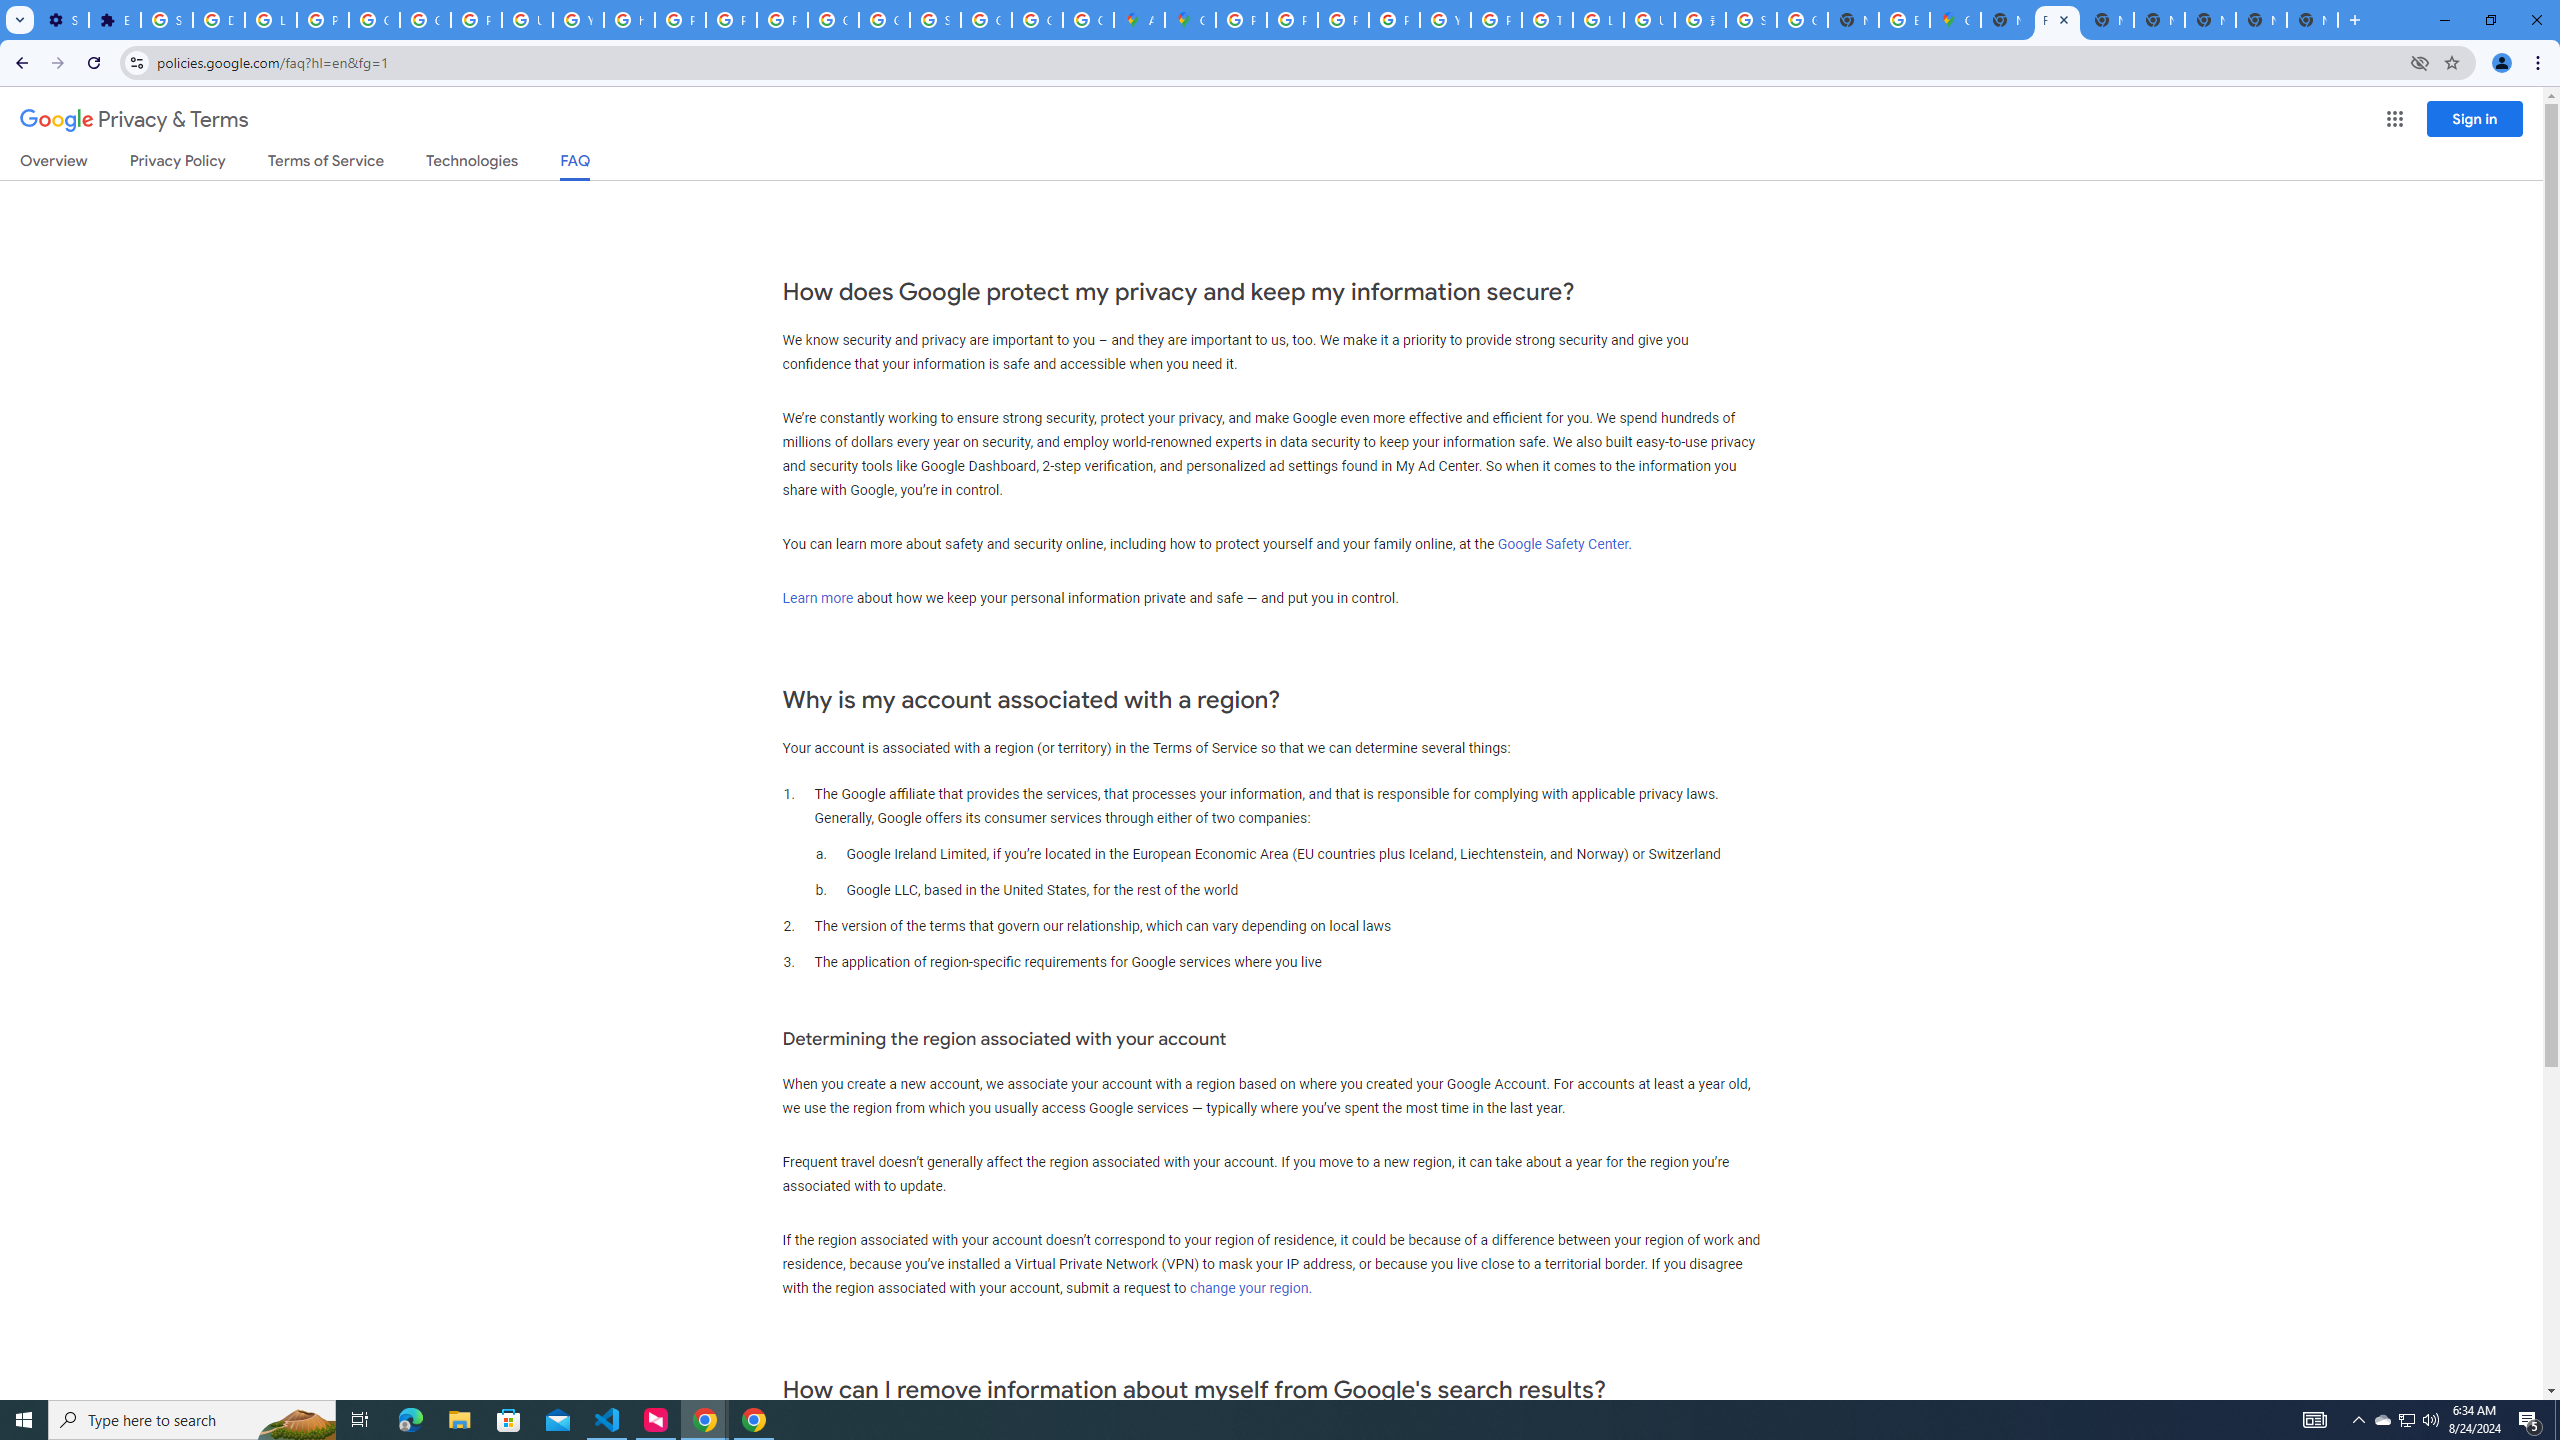  Describe the element at coordinates (1250, 1287) in the screenshot. I see `'change your region.'` at that location.